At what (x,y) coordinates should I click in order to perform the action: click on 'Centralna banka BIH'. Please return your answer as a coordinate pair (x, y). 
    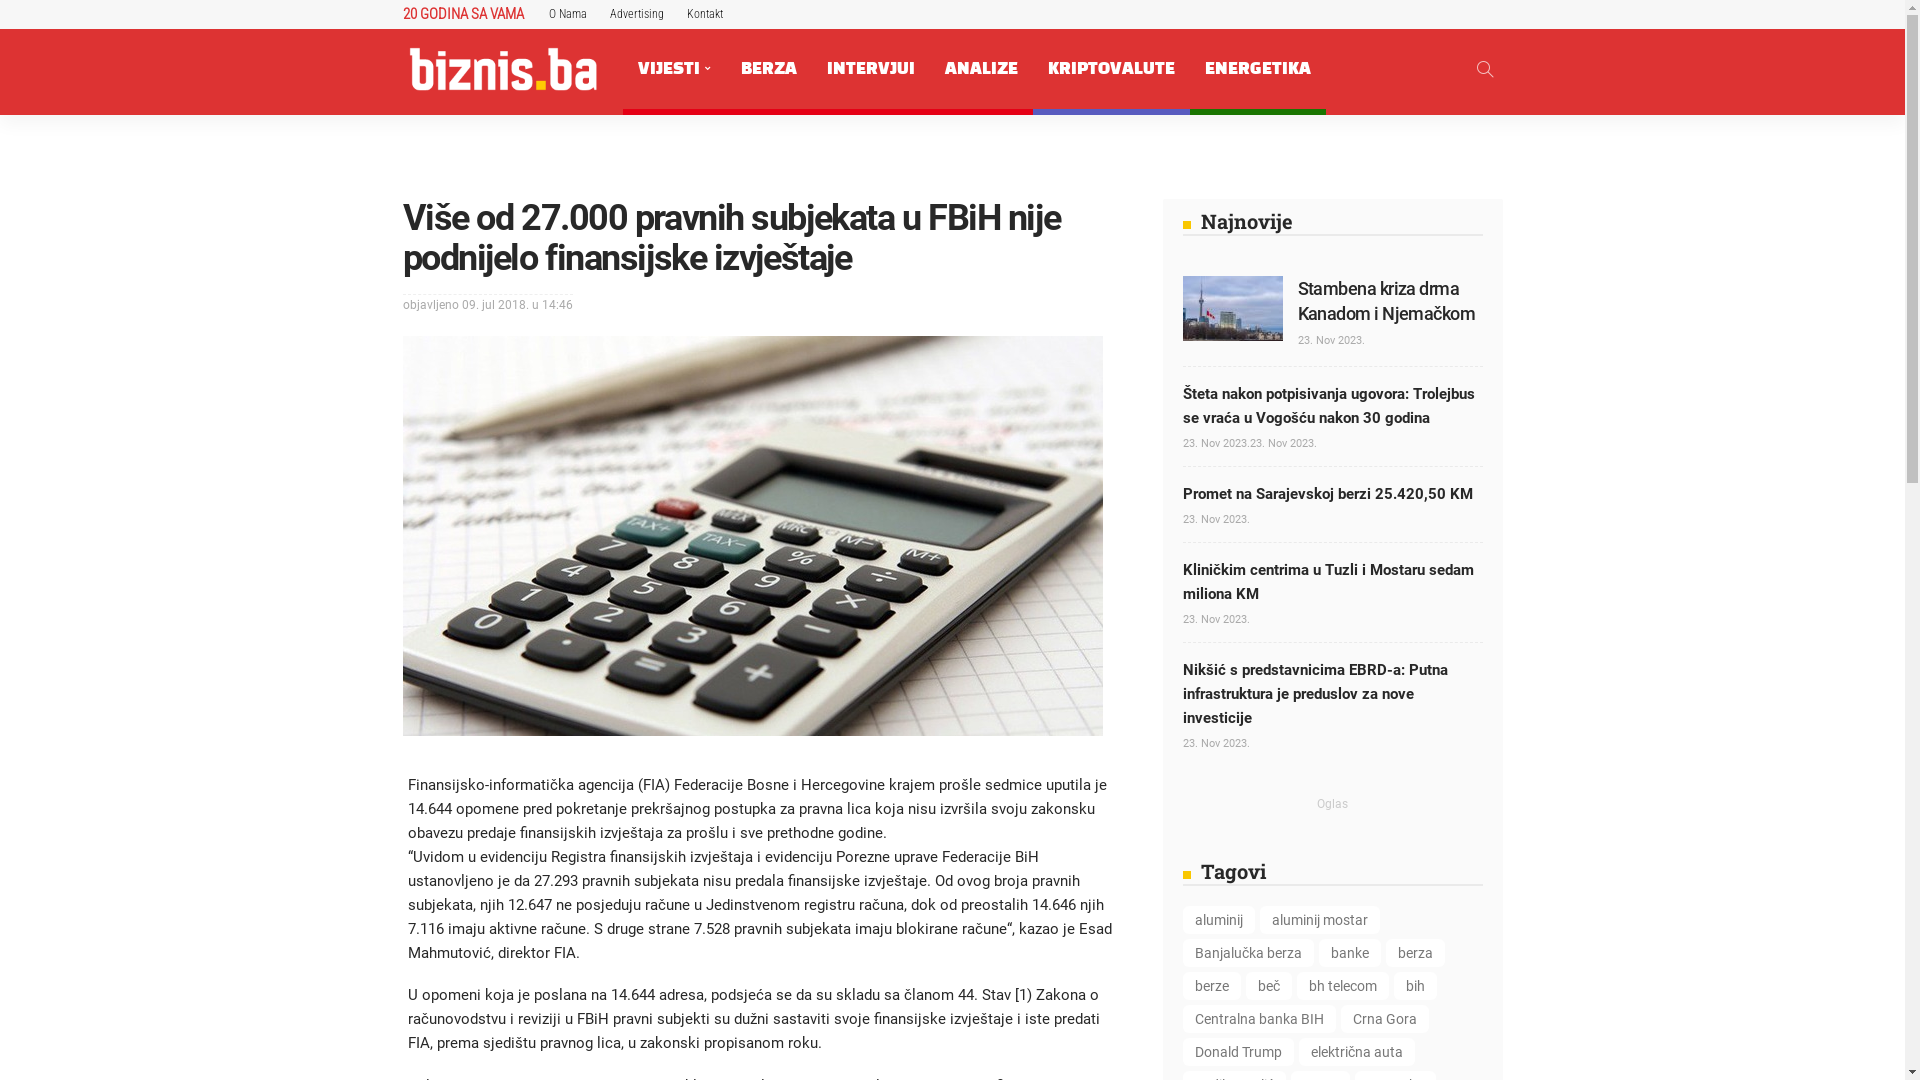
    Looking at the image, I should click on (1257, 1018).